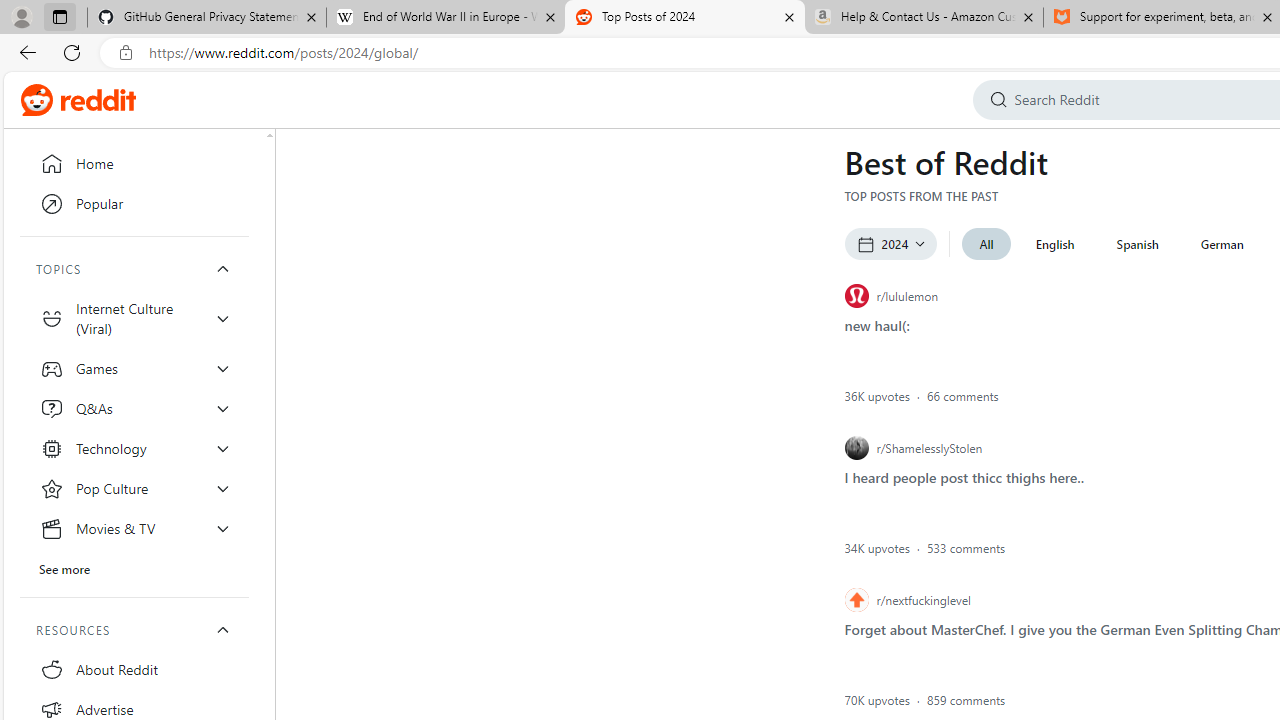  I want to click on 'RESOURCES', so click(134, 630).